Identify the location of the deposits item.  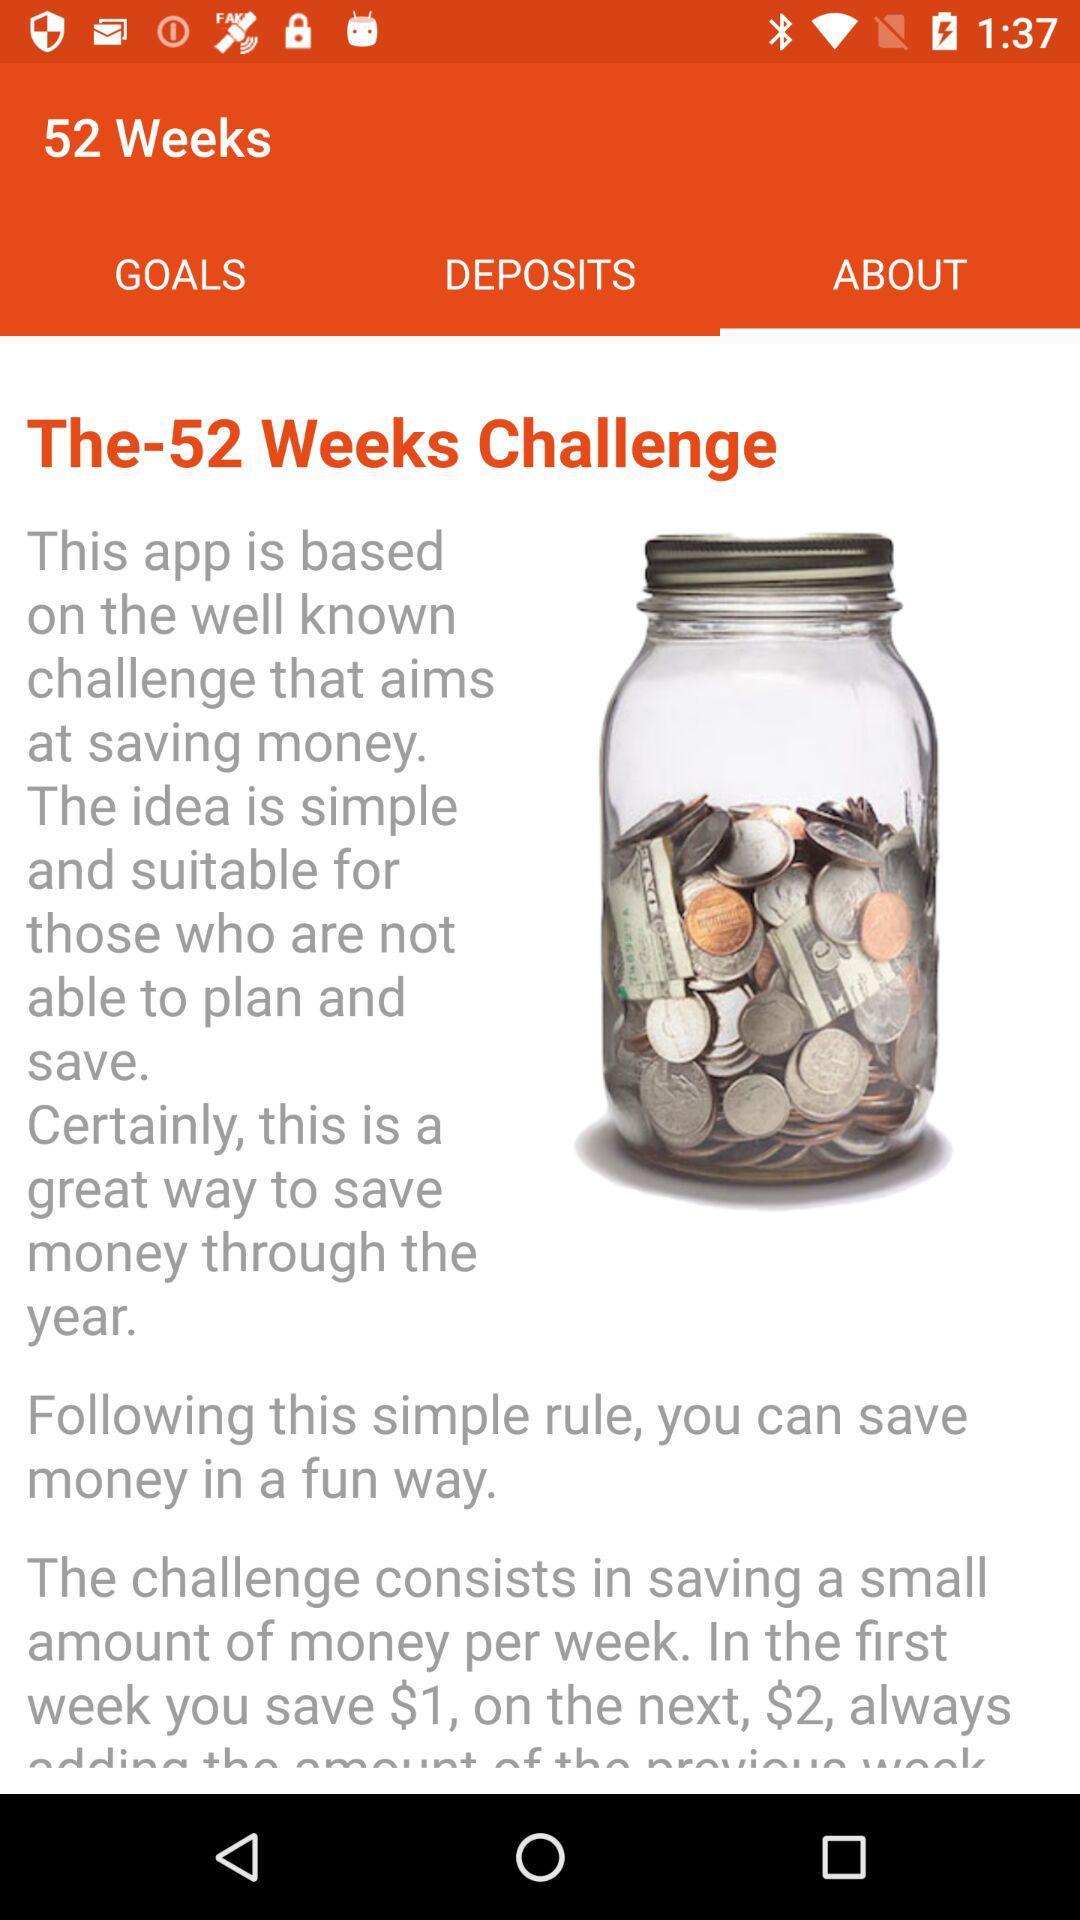
(540, 272).